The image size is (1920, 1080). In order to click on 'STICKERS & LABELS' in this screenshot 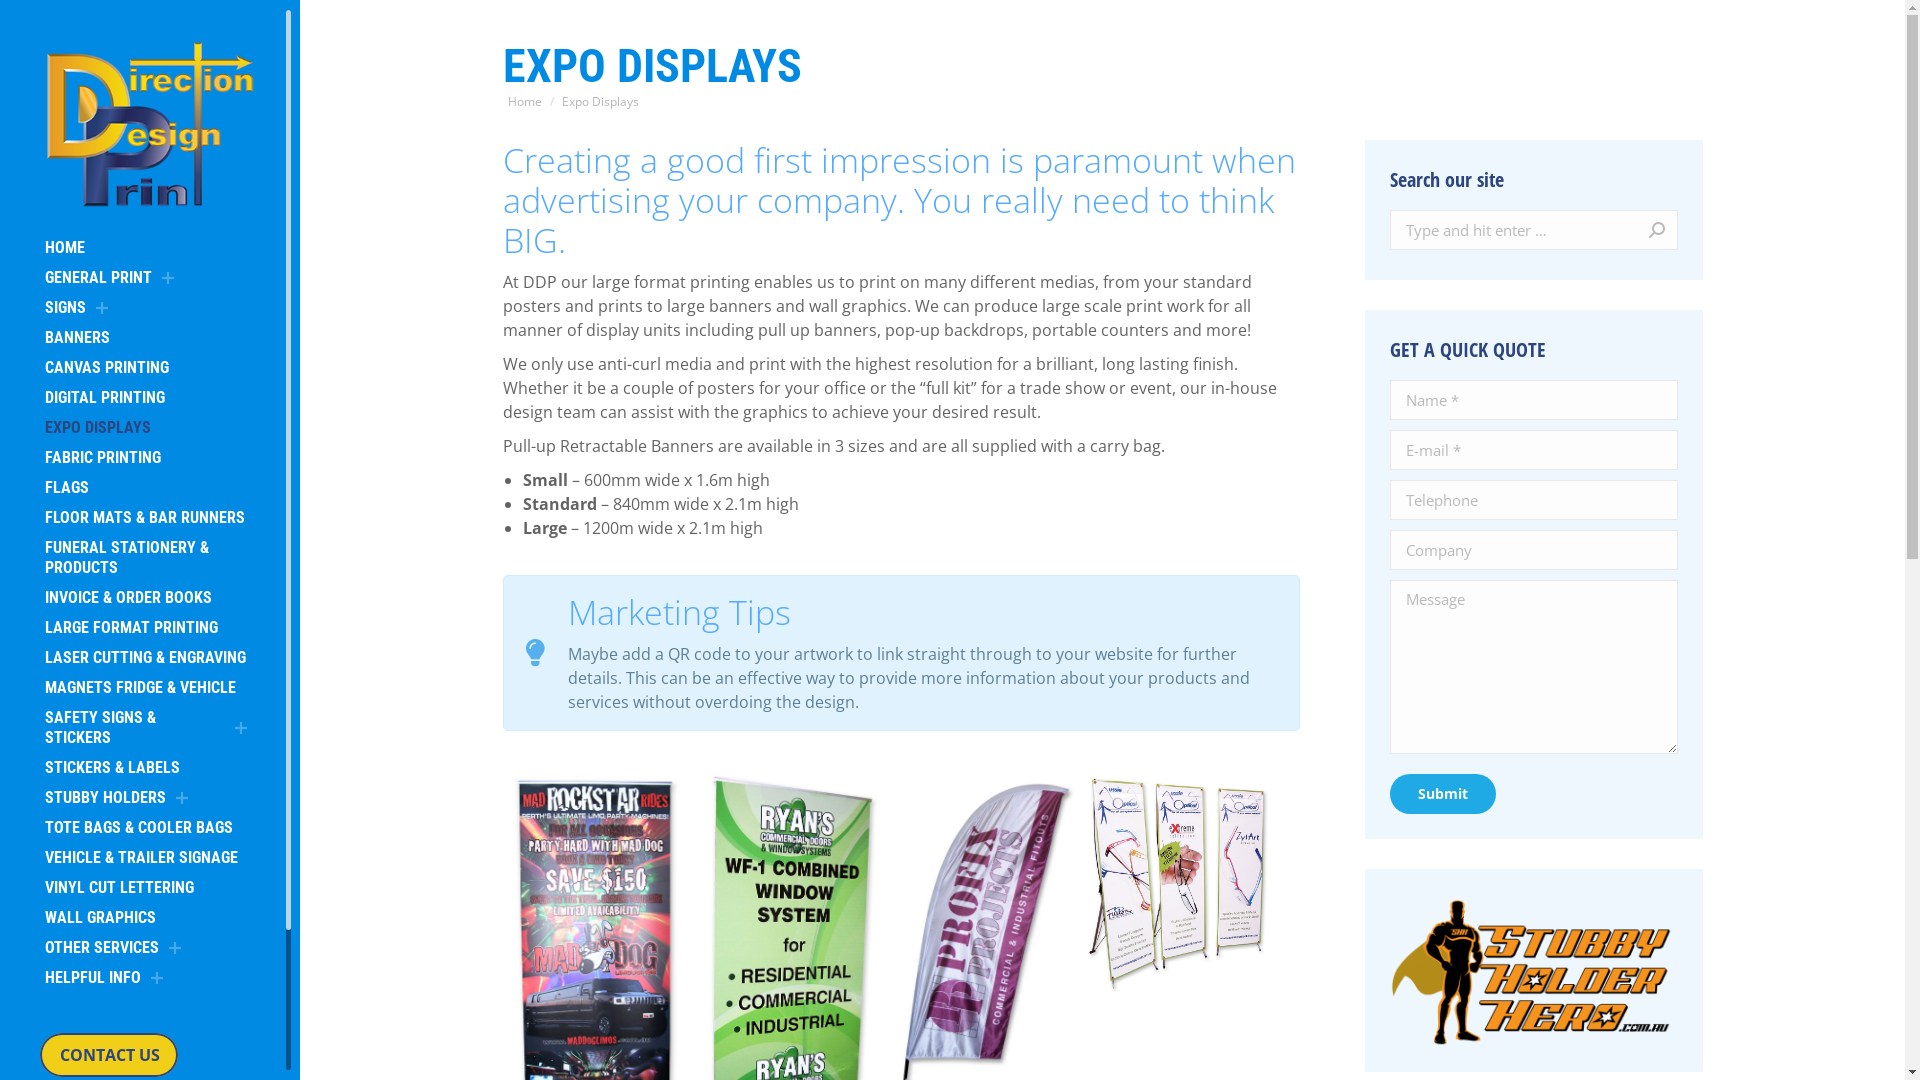, I will do `click(111, 766)`.